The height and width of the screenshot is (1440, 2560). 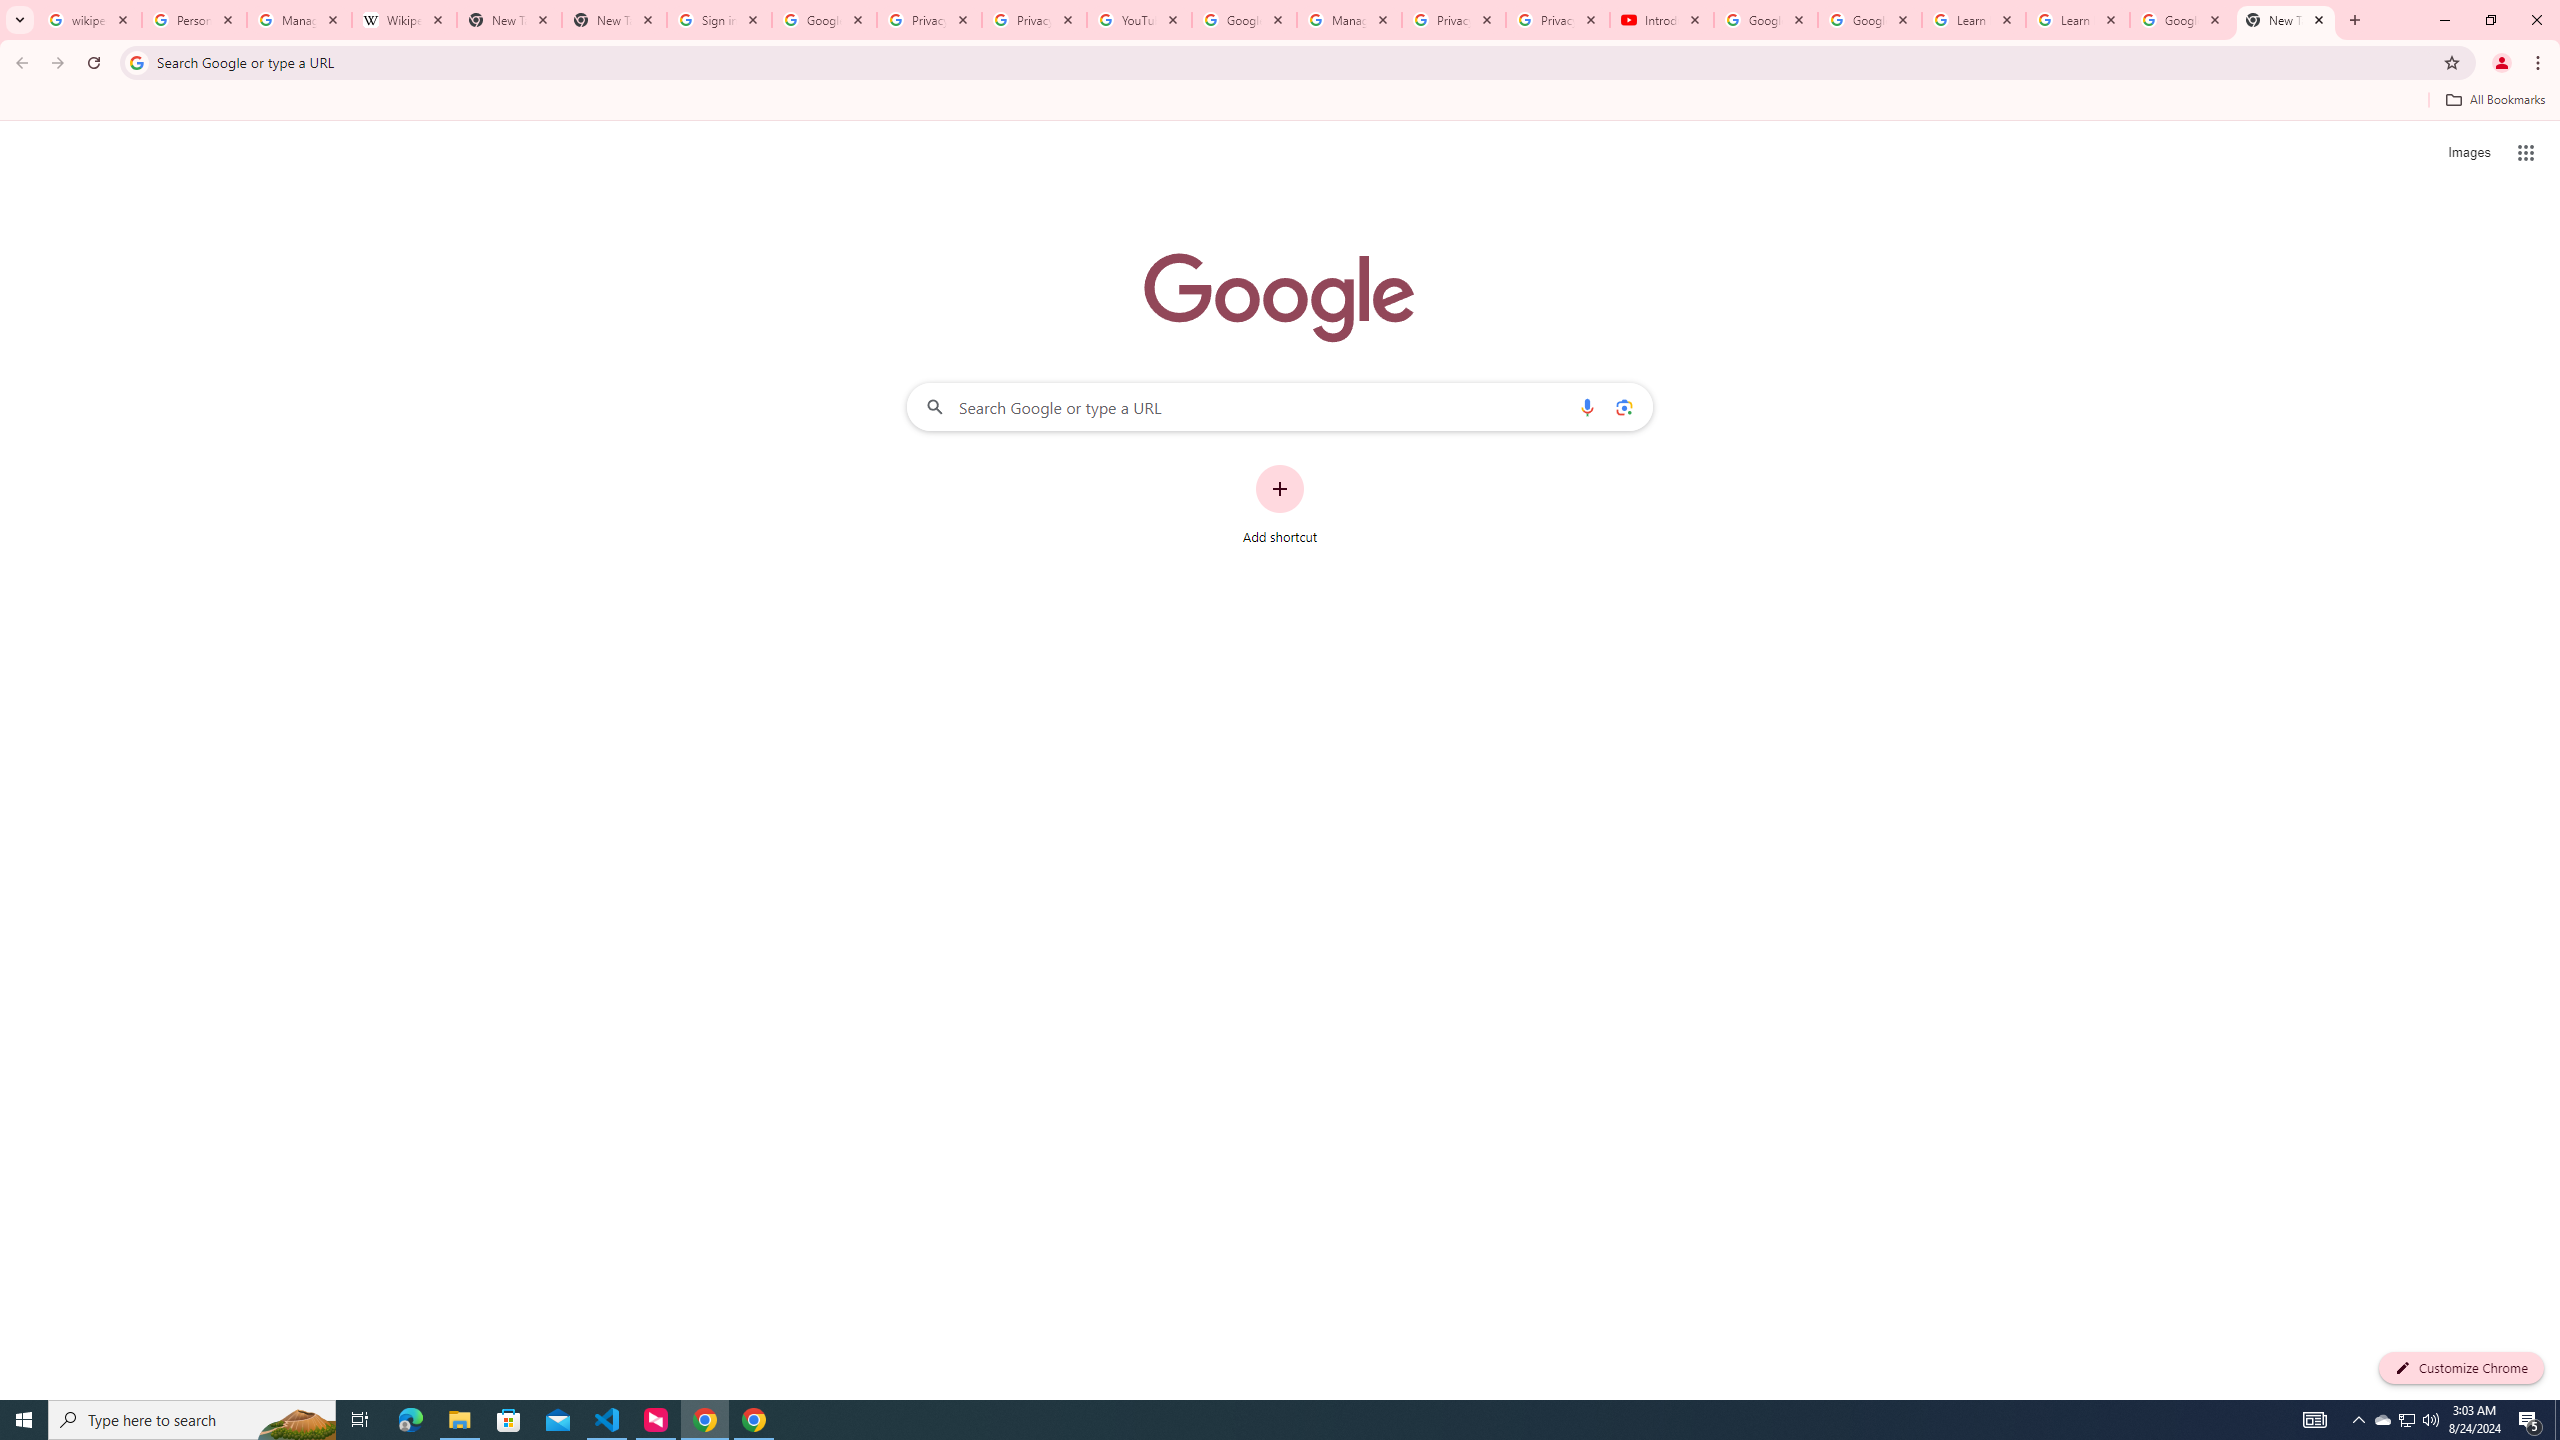 What do you see at coordinates (2450, 61) in the screenshot?
I see `'Bookmark this tab'` at bounding box center [2450, 61].